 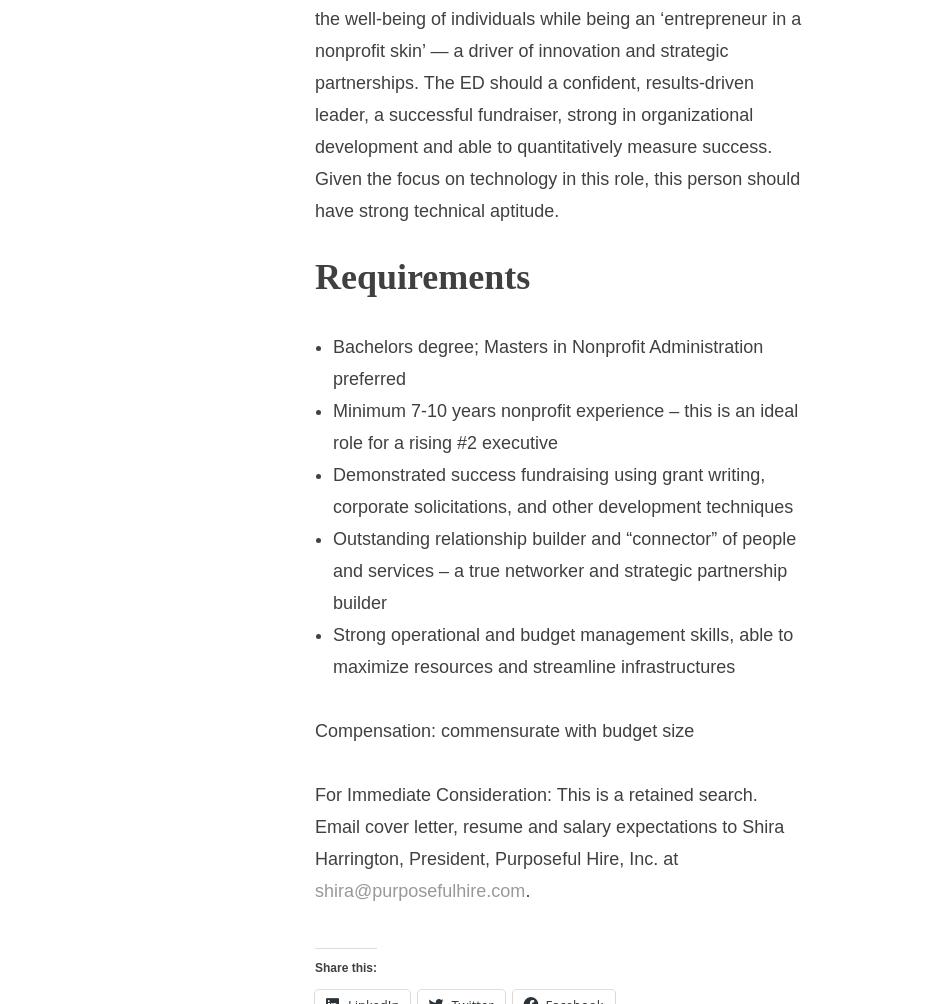 I want to click on 'Requirements', so click(x=421, y=277).